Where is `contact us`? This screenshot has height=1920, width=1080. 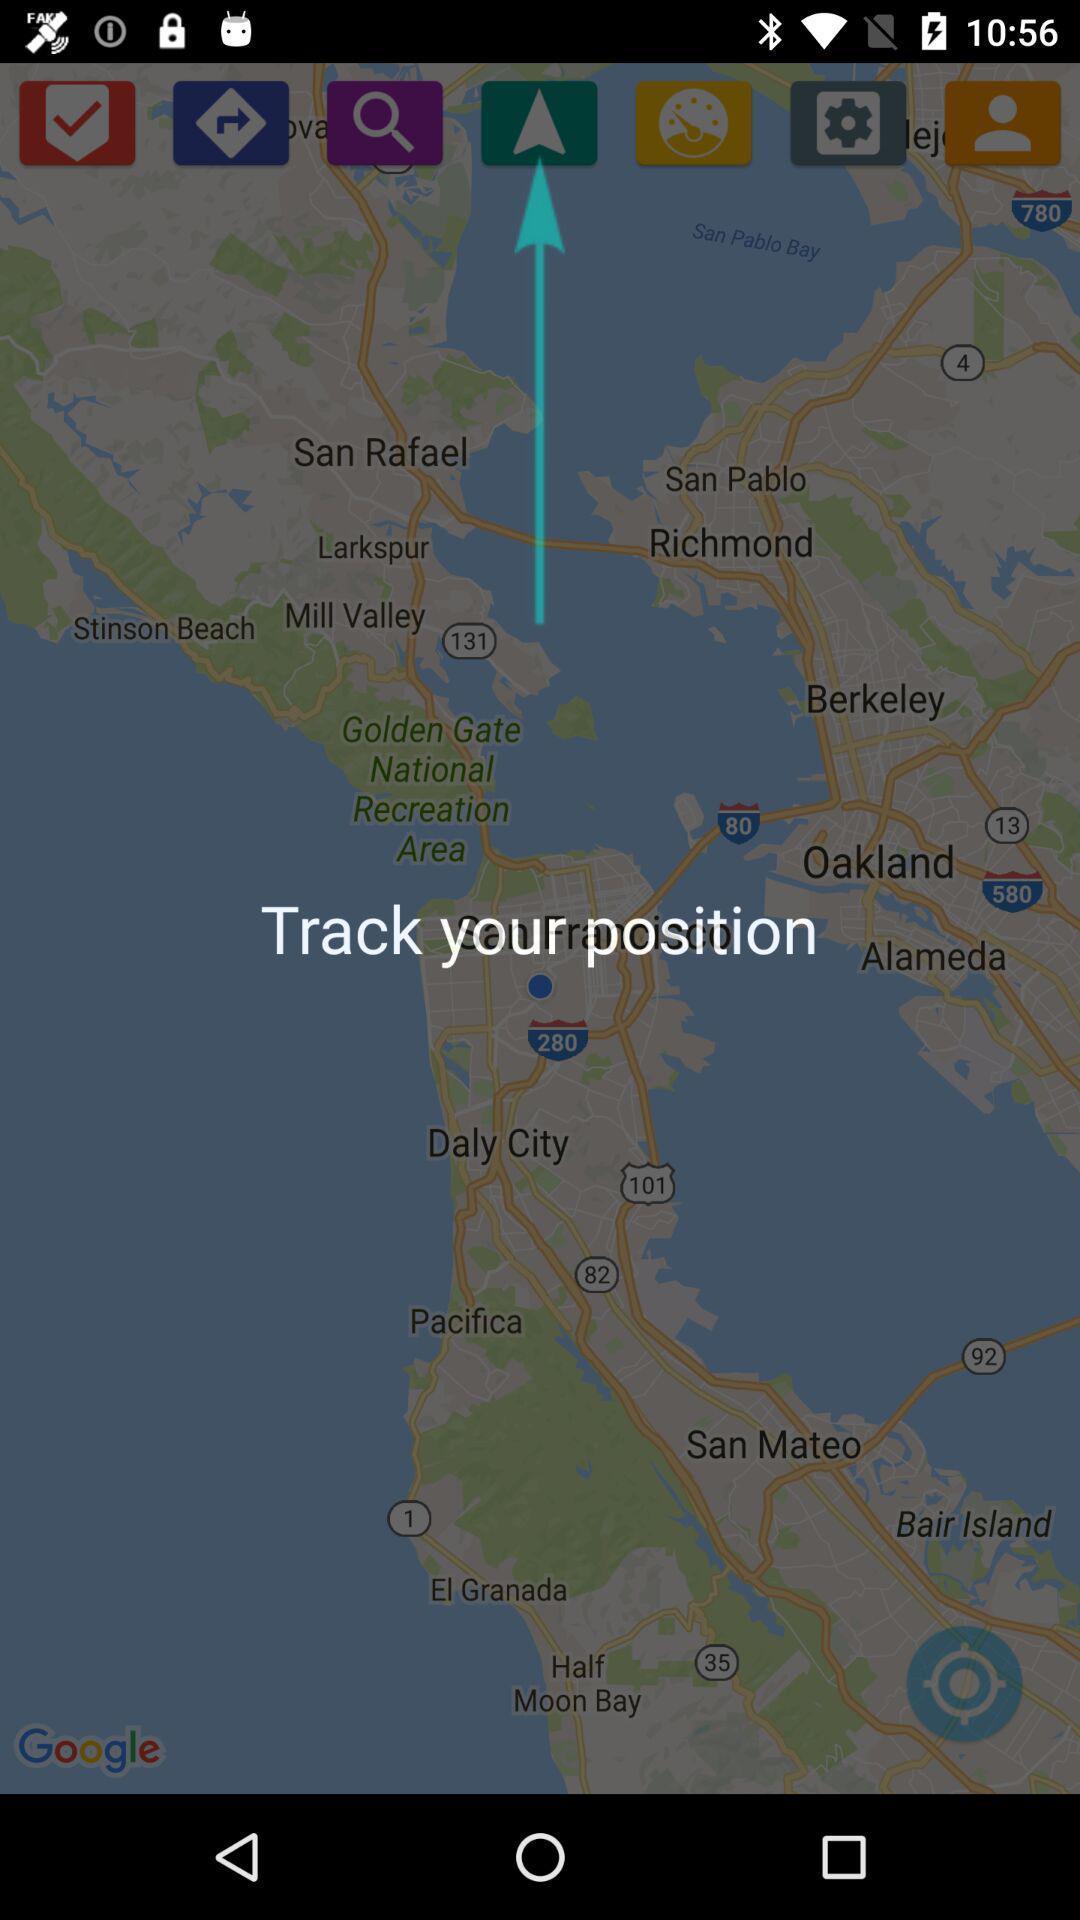
contact us is located at coordinates (1002, 121).